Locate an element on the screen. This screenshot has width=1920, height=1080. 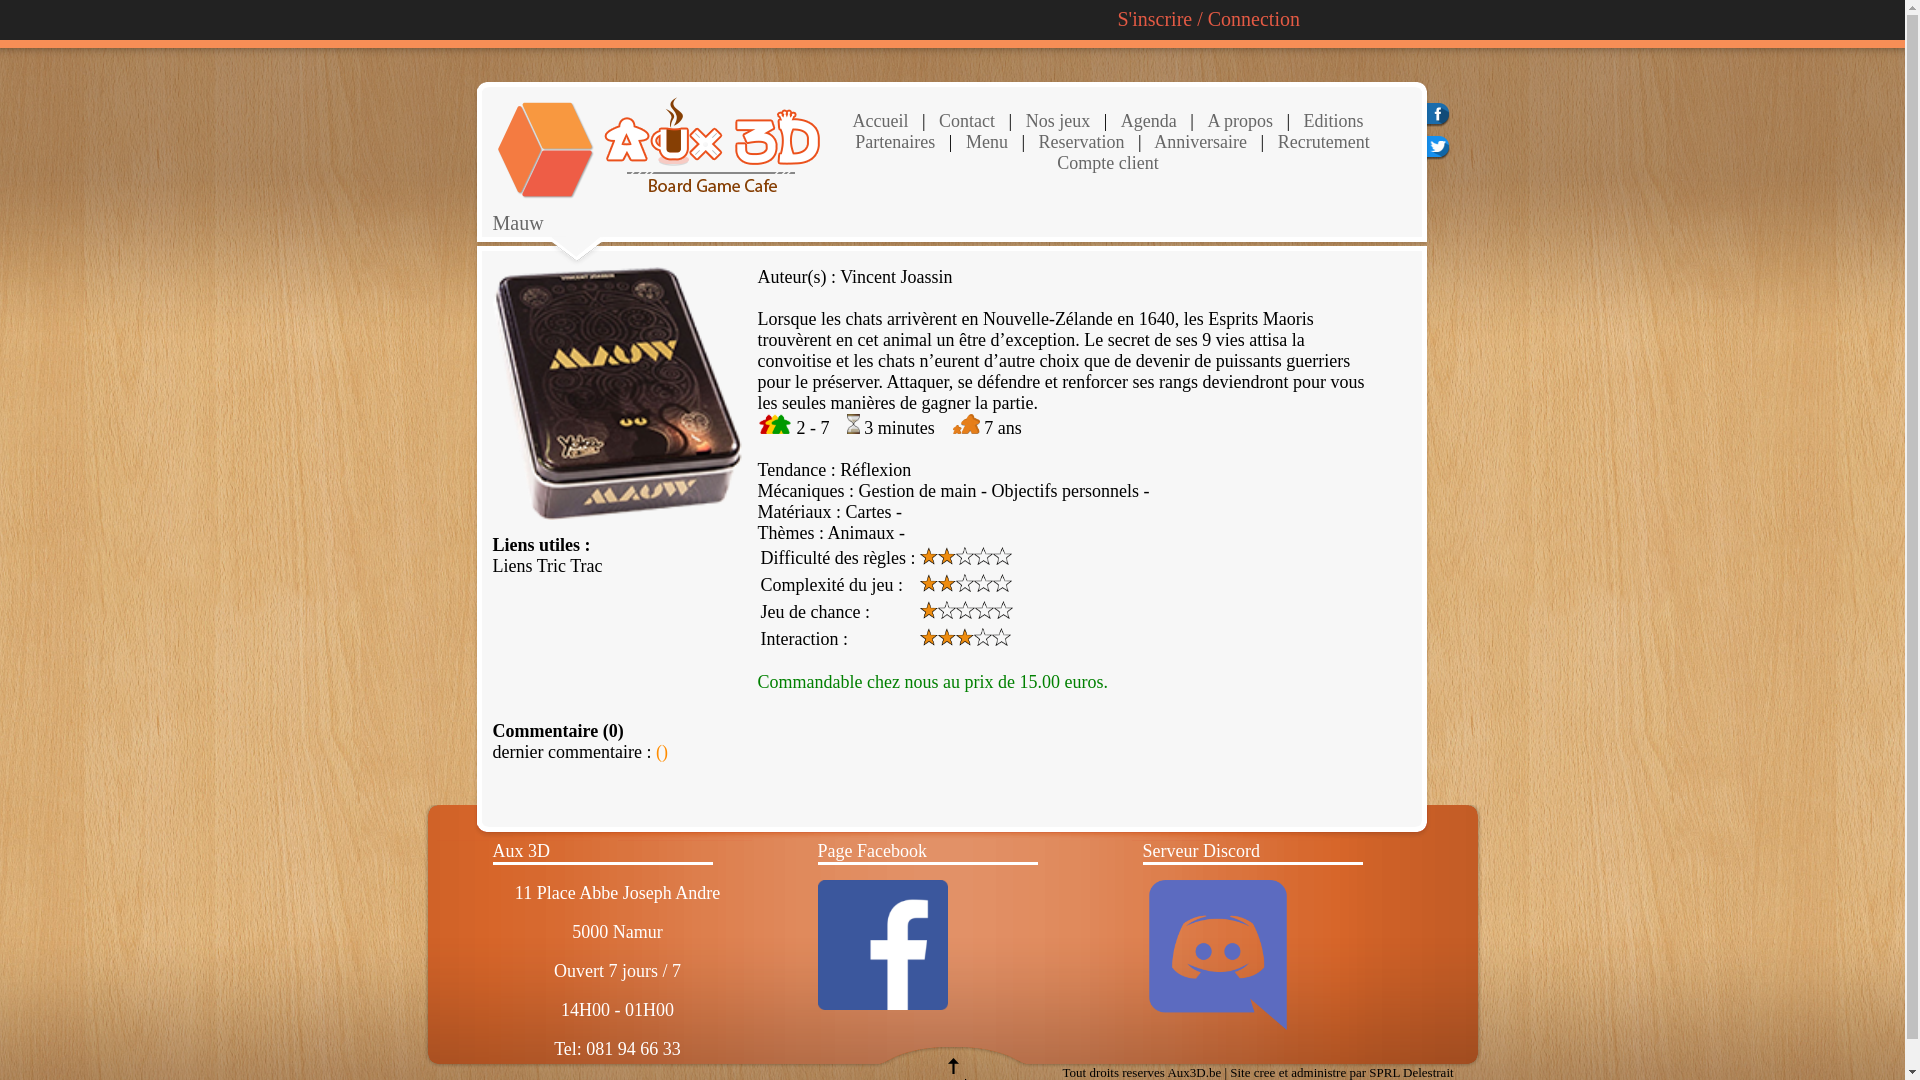
'Editions' is located at coordinates (1304, 120).